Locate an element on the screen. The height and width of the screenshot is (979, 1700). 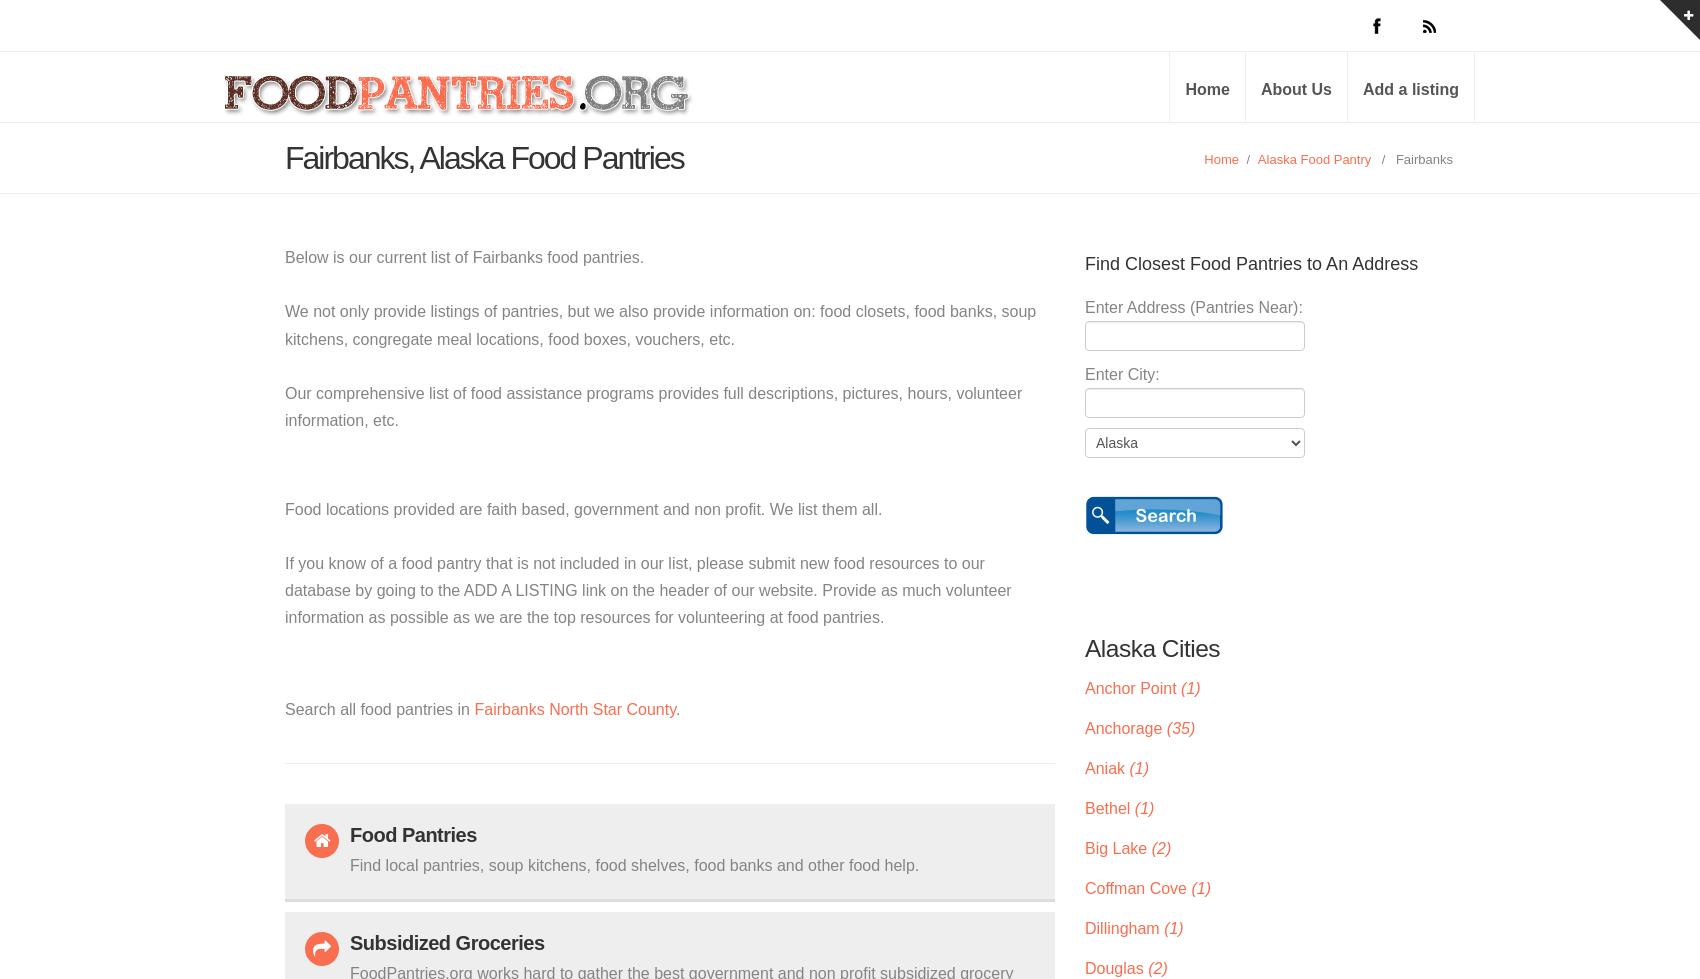
'Anchorage' is located at coordinates (1125, 726).